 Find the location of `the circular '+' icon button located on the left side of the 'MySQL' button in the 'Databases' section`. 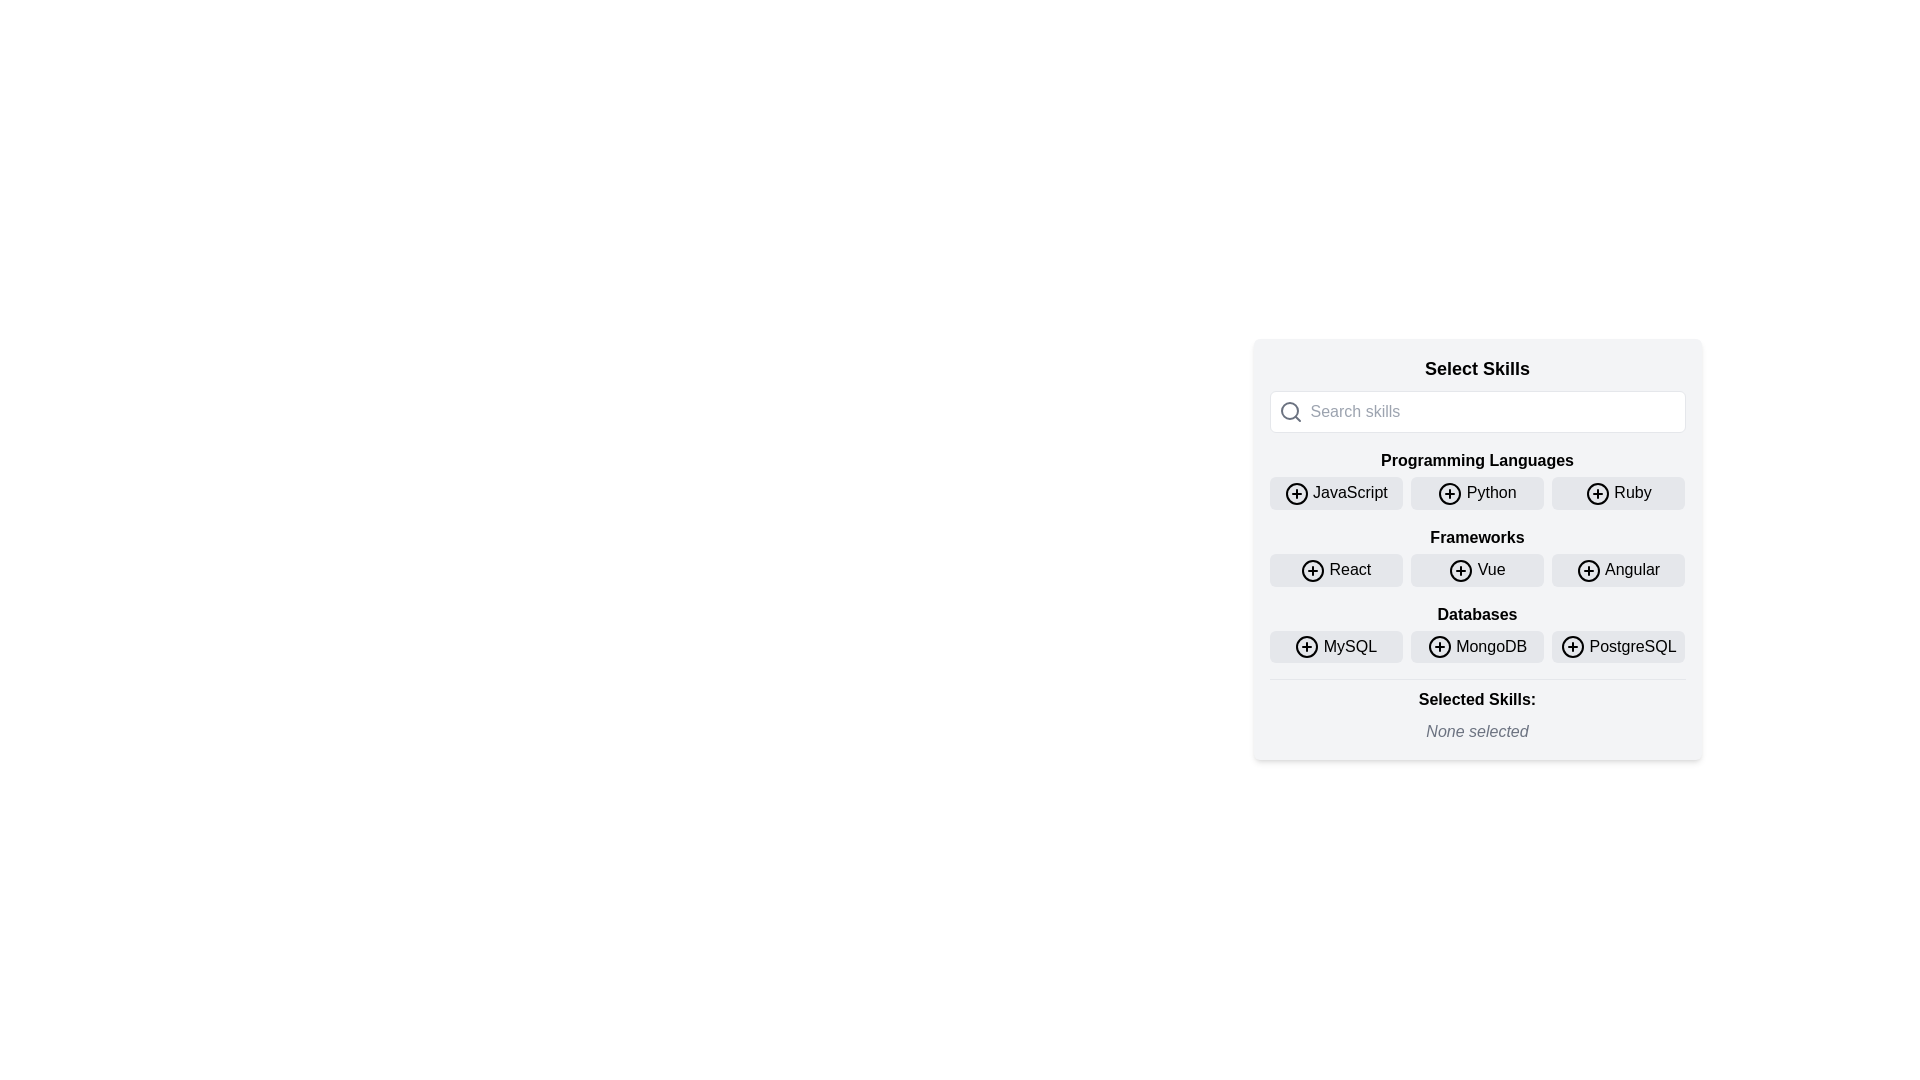

the circular '+' icon button located on the left side of the 'MySQL' button in the 'Databases' section is located at coordinates (1307, 647).